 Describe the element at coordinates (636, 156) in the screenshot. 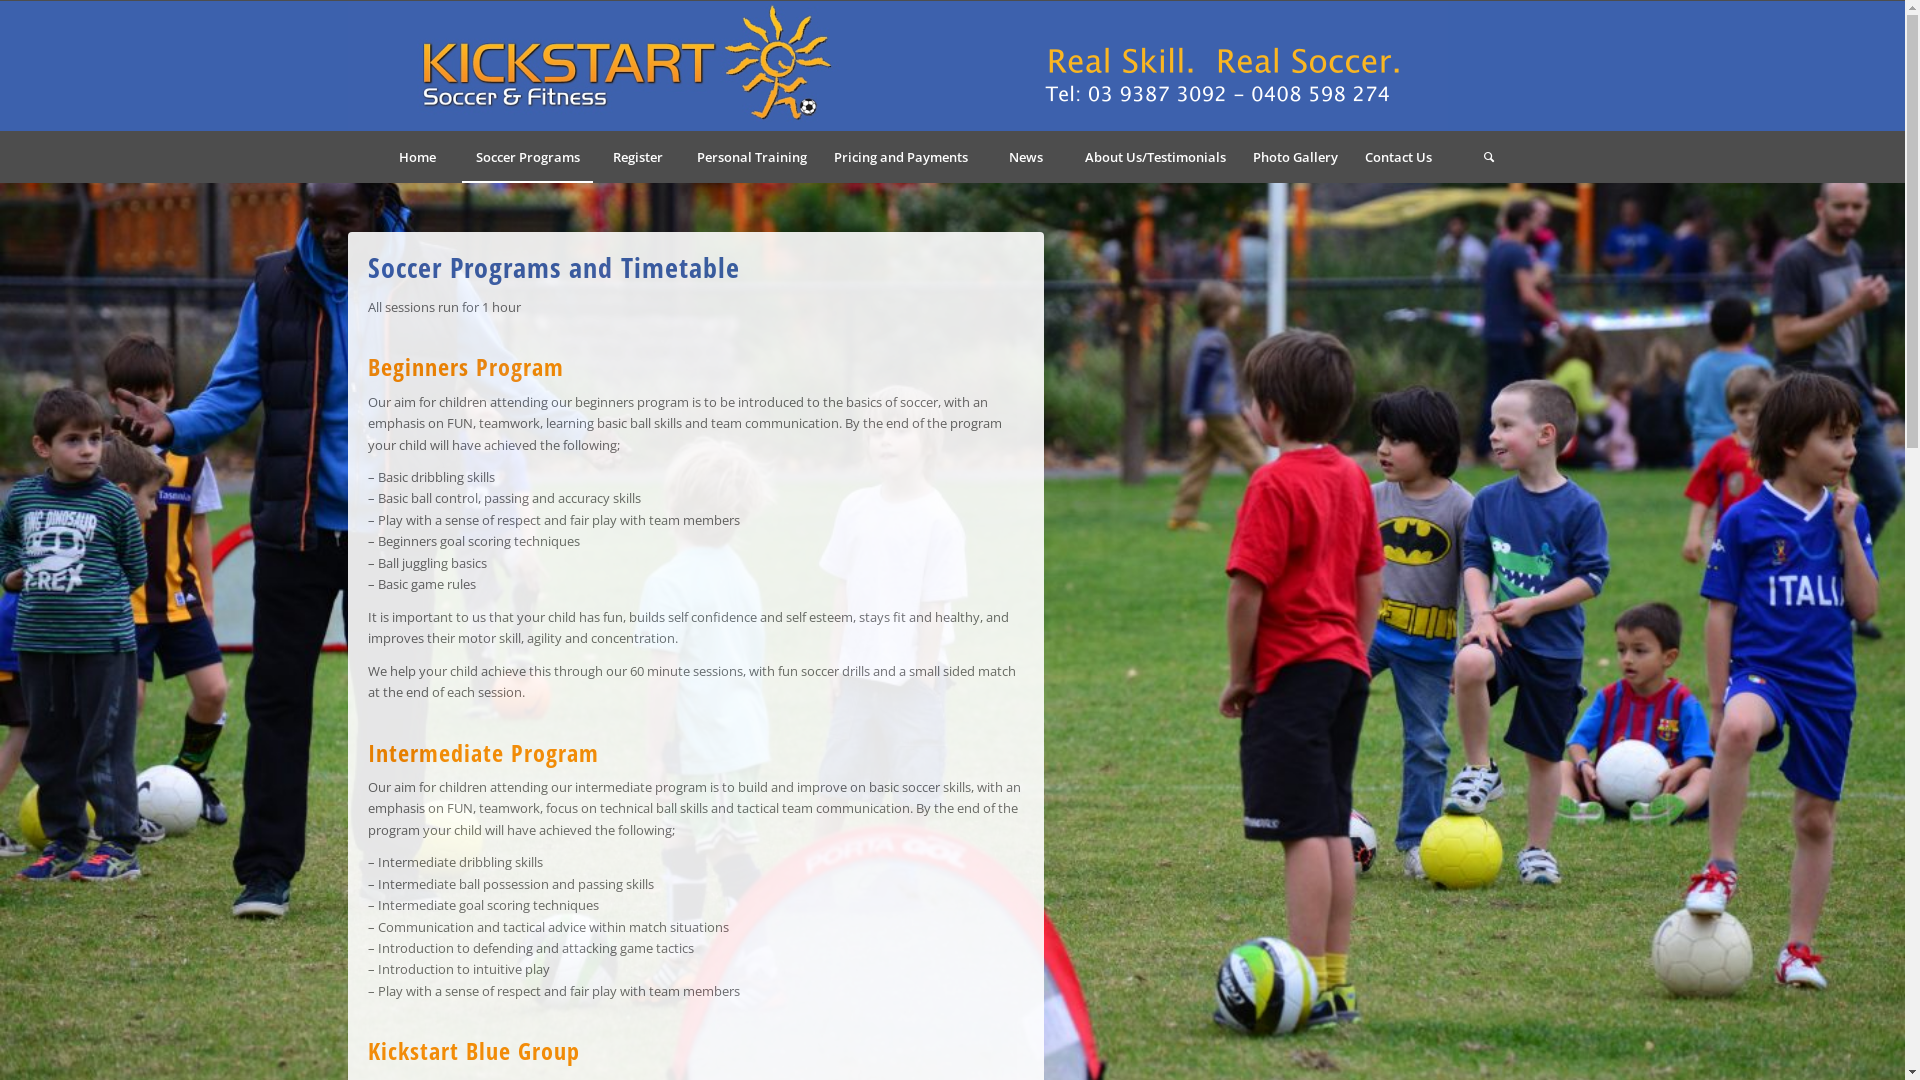

I see `'Register'` at that location.